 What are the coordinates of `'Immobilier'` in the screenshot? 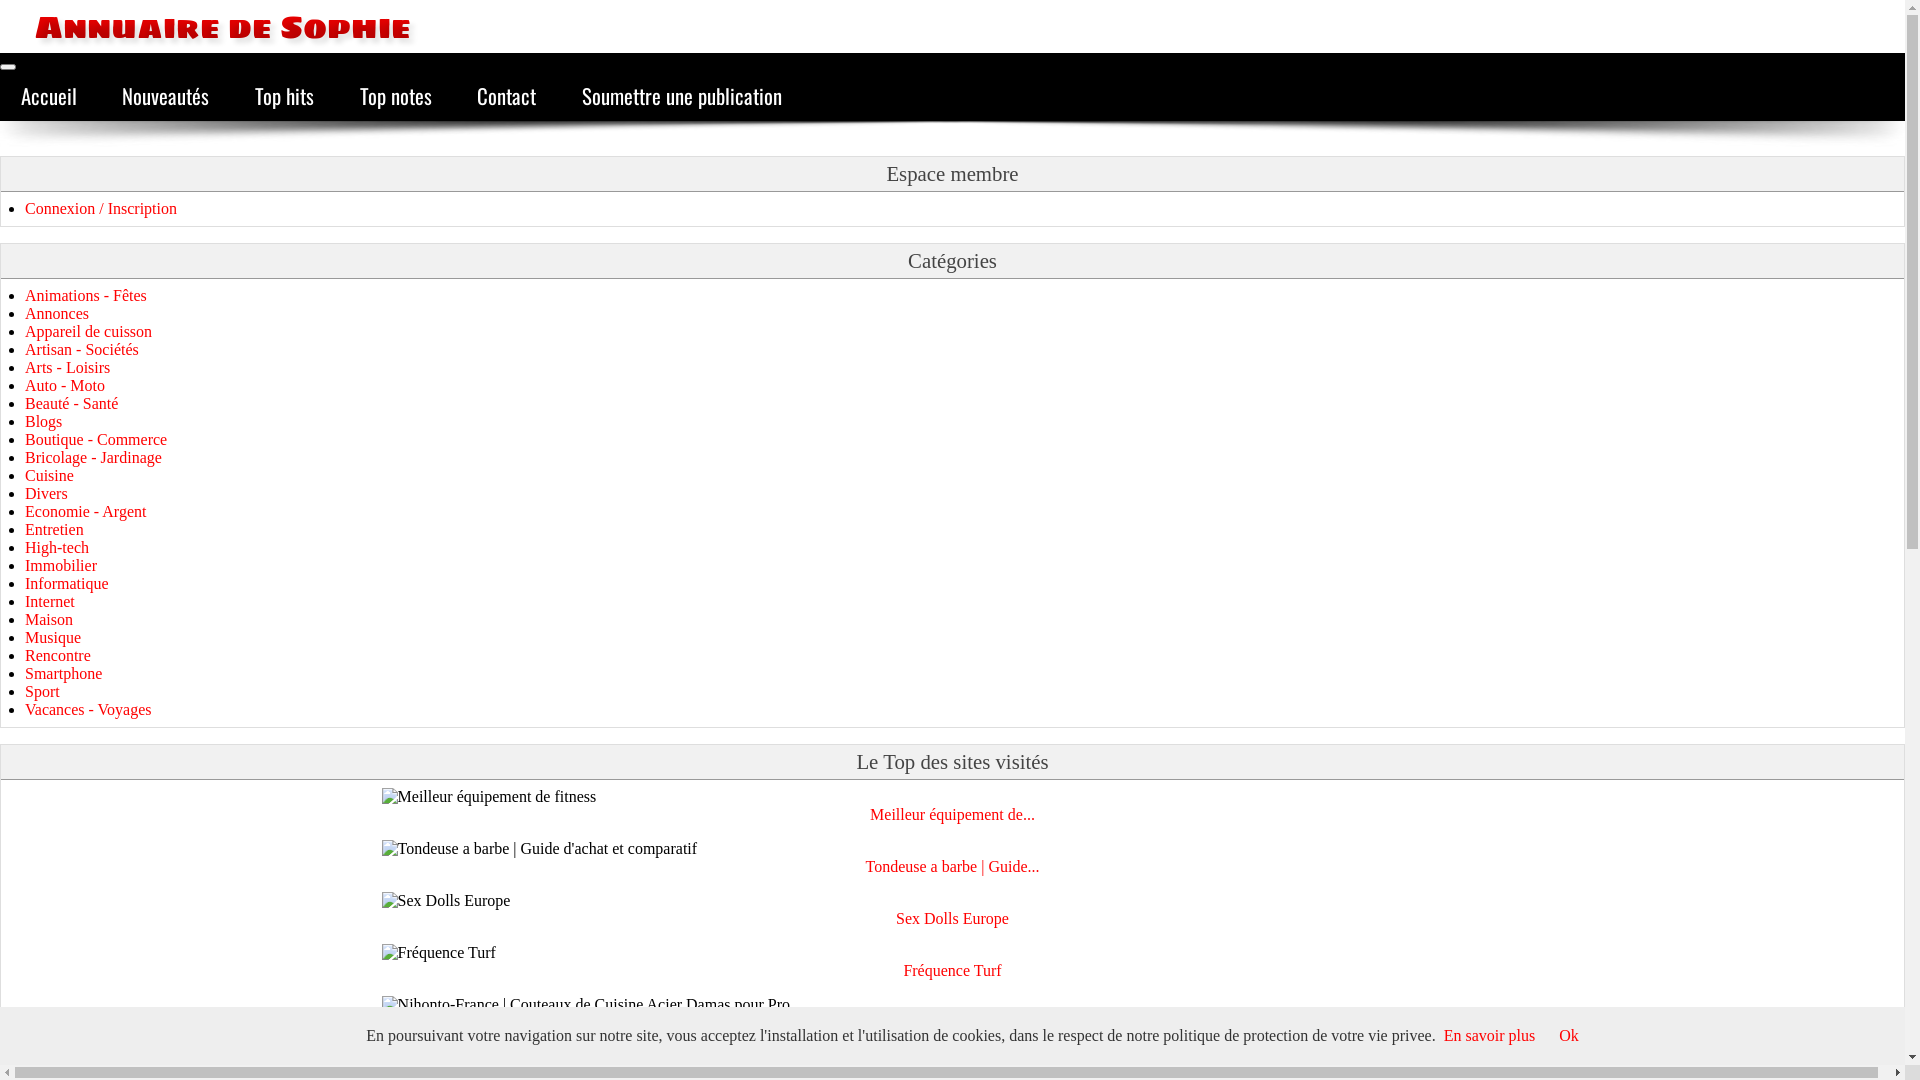 It's located at (61, 565).